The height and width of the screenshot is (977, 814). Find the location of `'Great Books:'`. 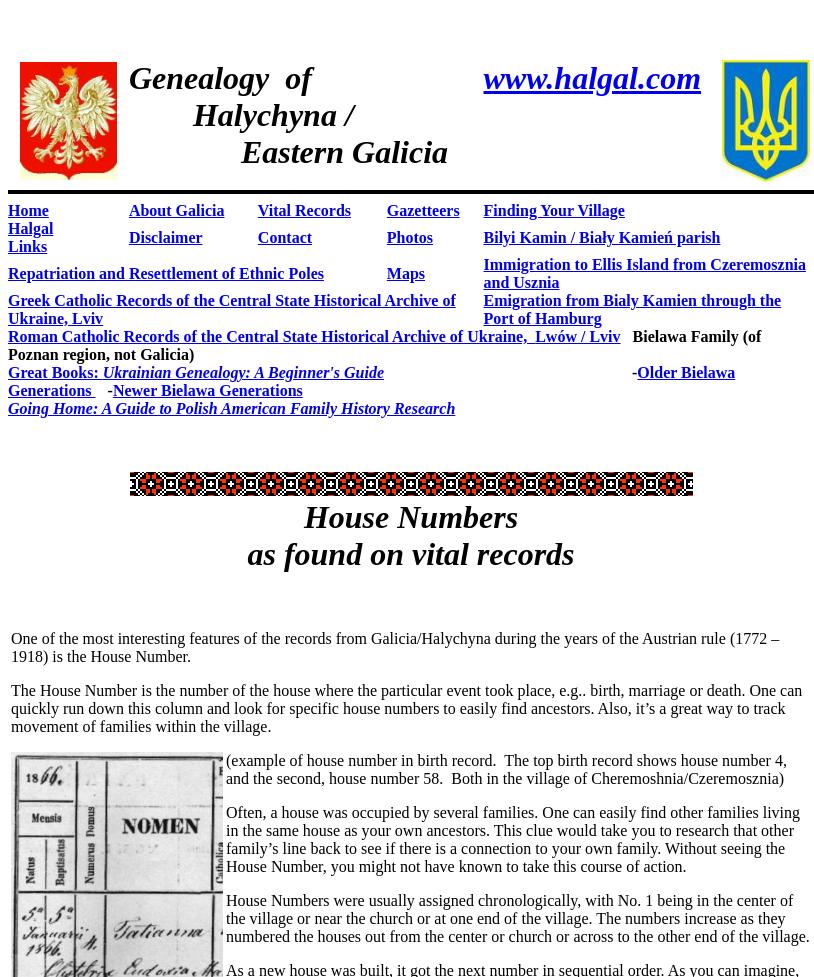

'Great Books:' is located at coordinates (54, 372).